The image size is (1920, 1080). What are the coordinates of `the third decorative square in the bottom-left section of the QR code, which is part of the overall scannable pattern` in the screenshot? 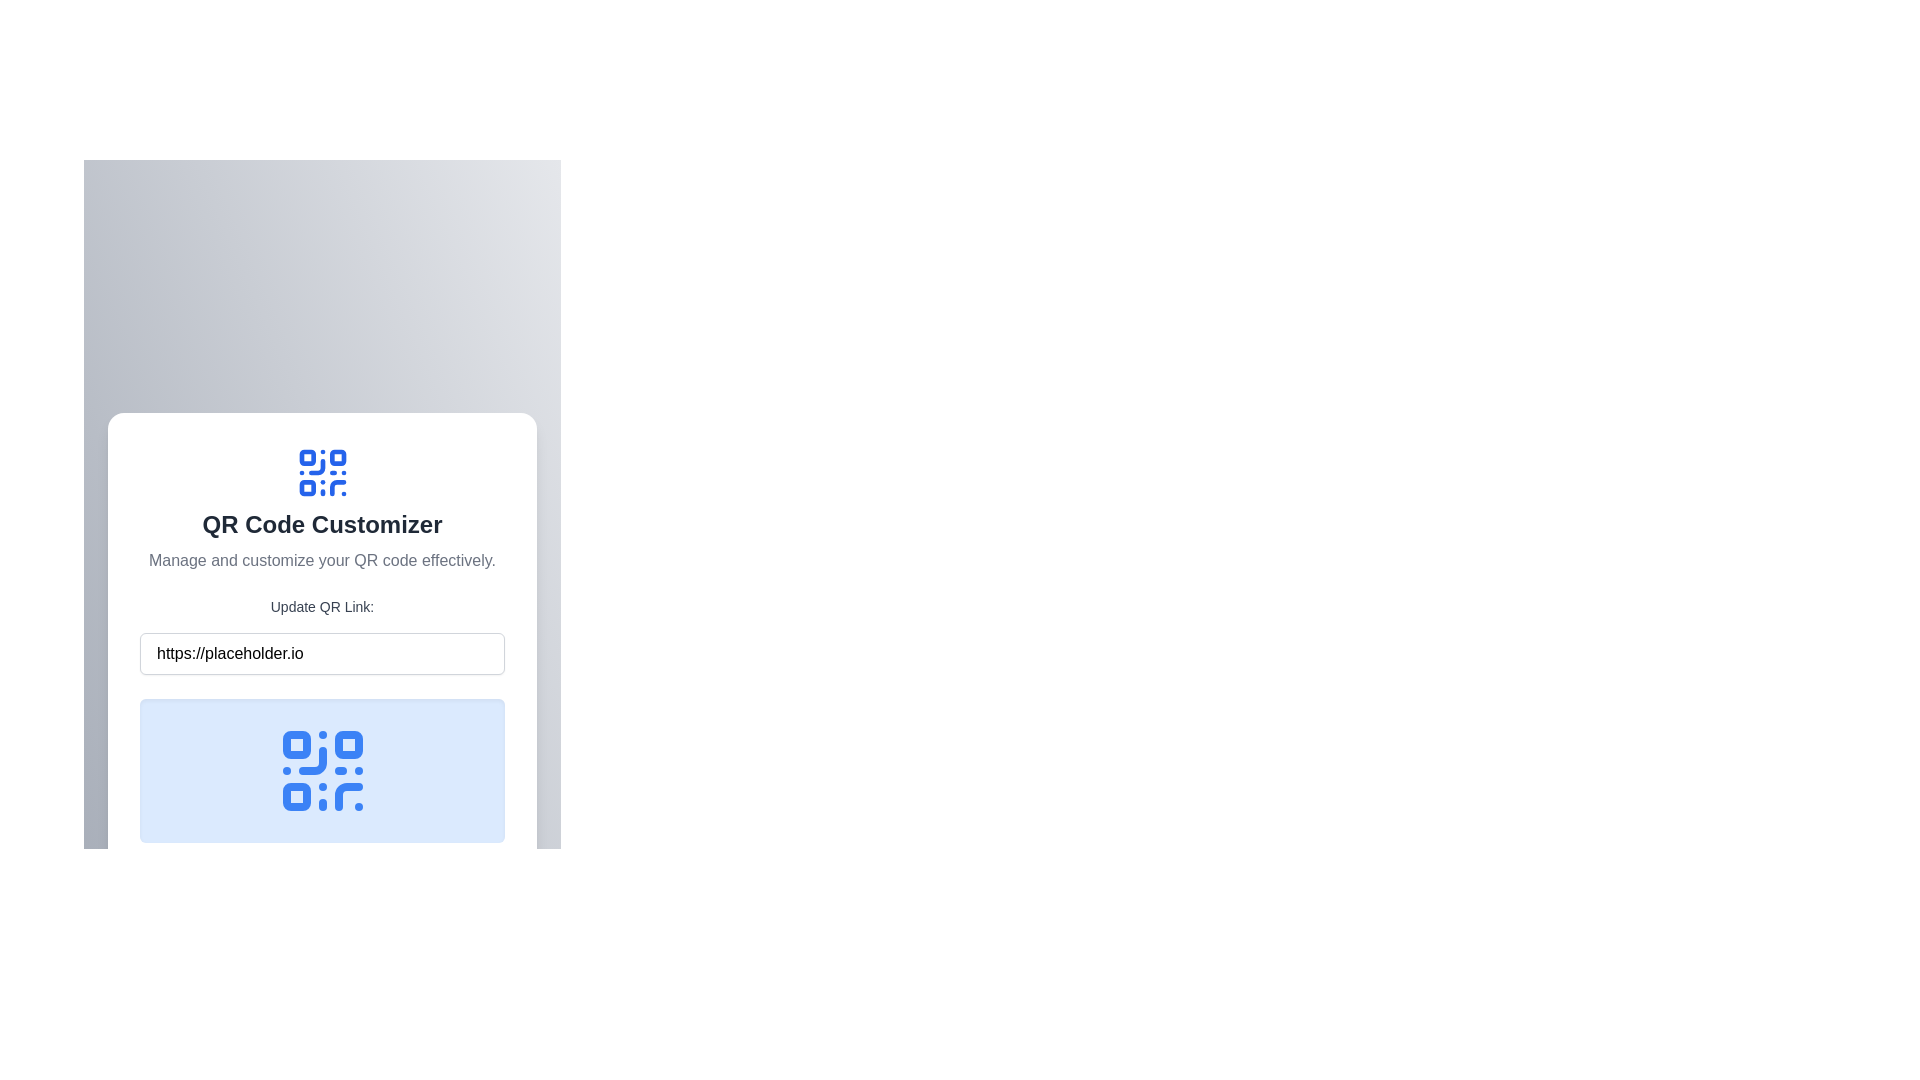 It's located at (306, 488).